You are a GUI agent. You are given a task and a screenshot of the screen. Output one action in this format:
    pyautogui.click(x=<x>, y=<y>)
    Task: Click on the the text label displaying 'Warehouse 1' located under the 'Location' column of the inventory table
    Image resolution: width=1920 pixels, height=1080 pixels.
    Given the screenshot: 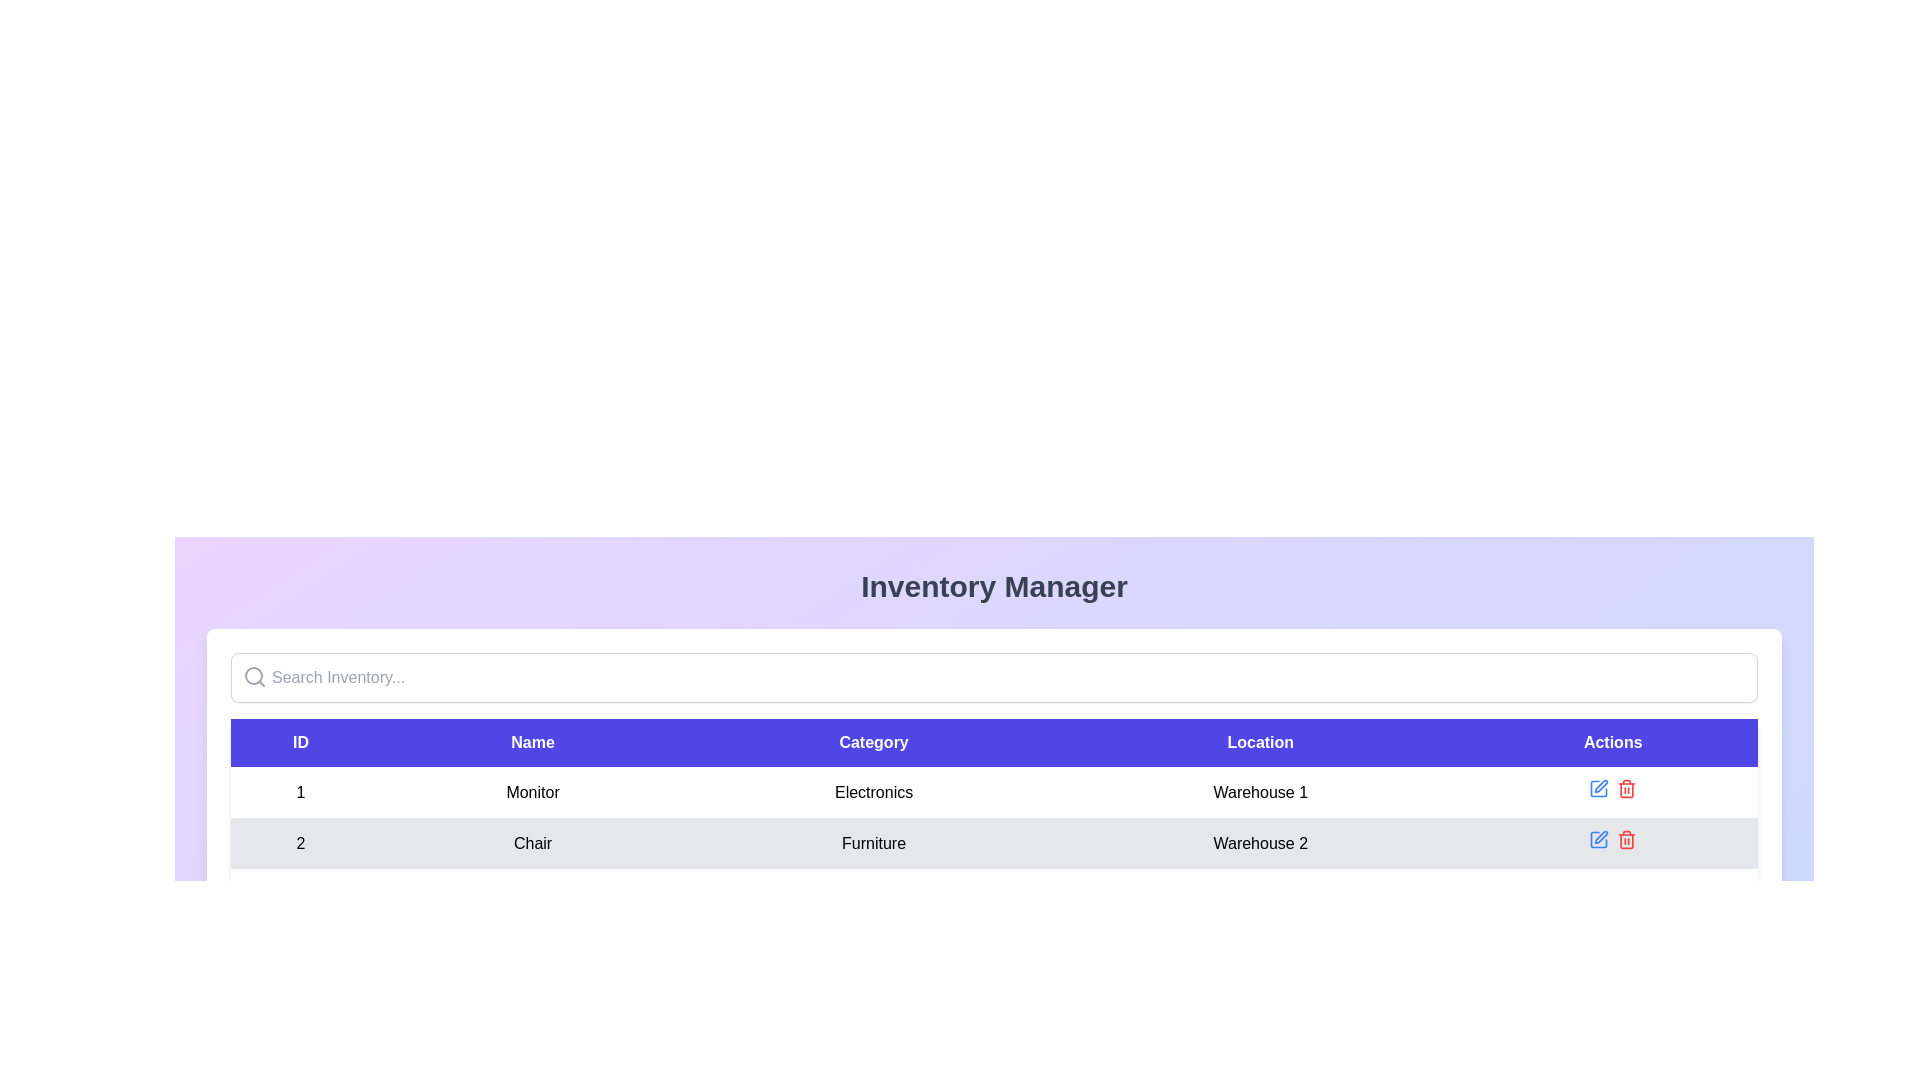 What is the action you would take?
    pyautogui.click(x=1259, y=791)
    